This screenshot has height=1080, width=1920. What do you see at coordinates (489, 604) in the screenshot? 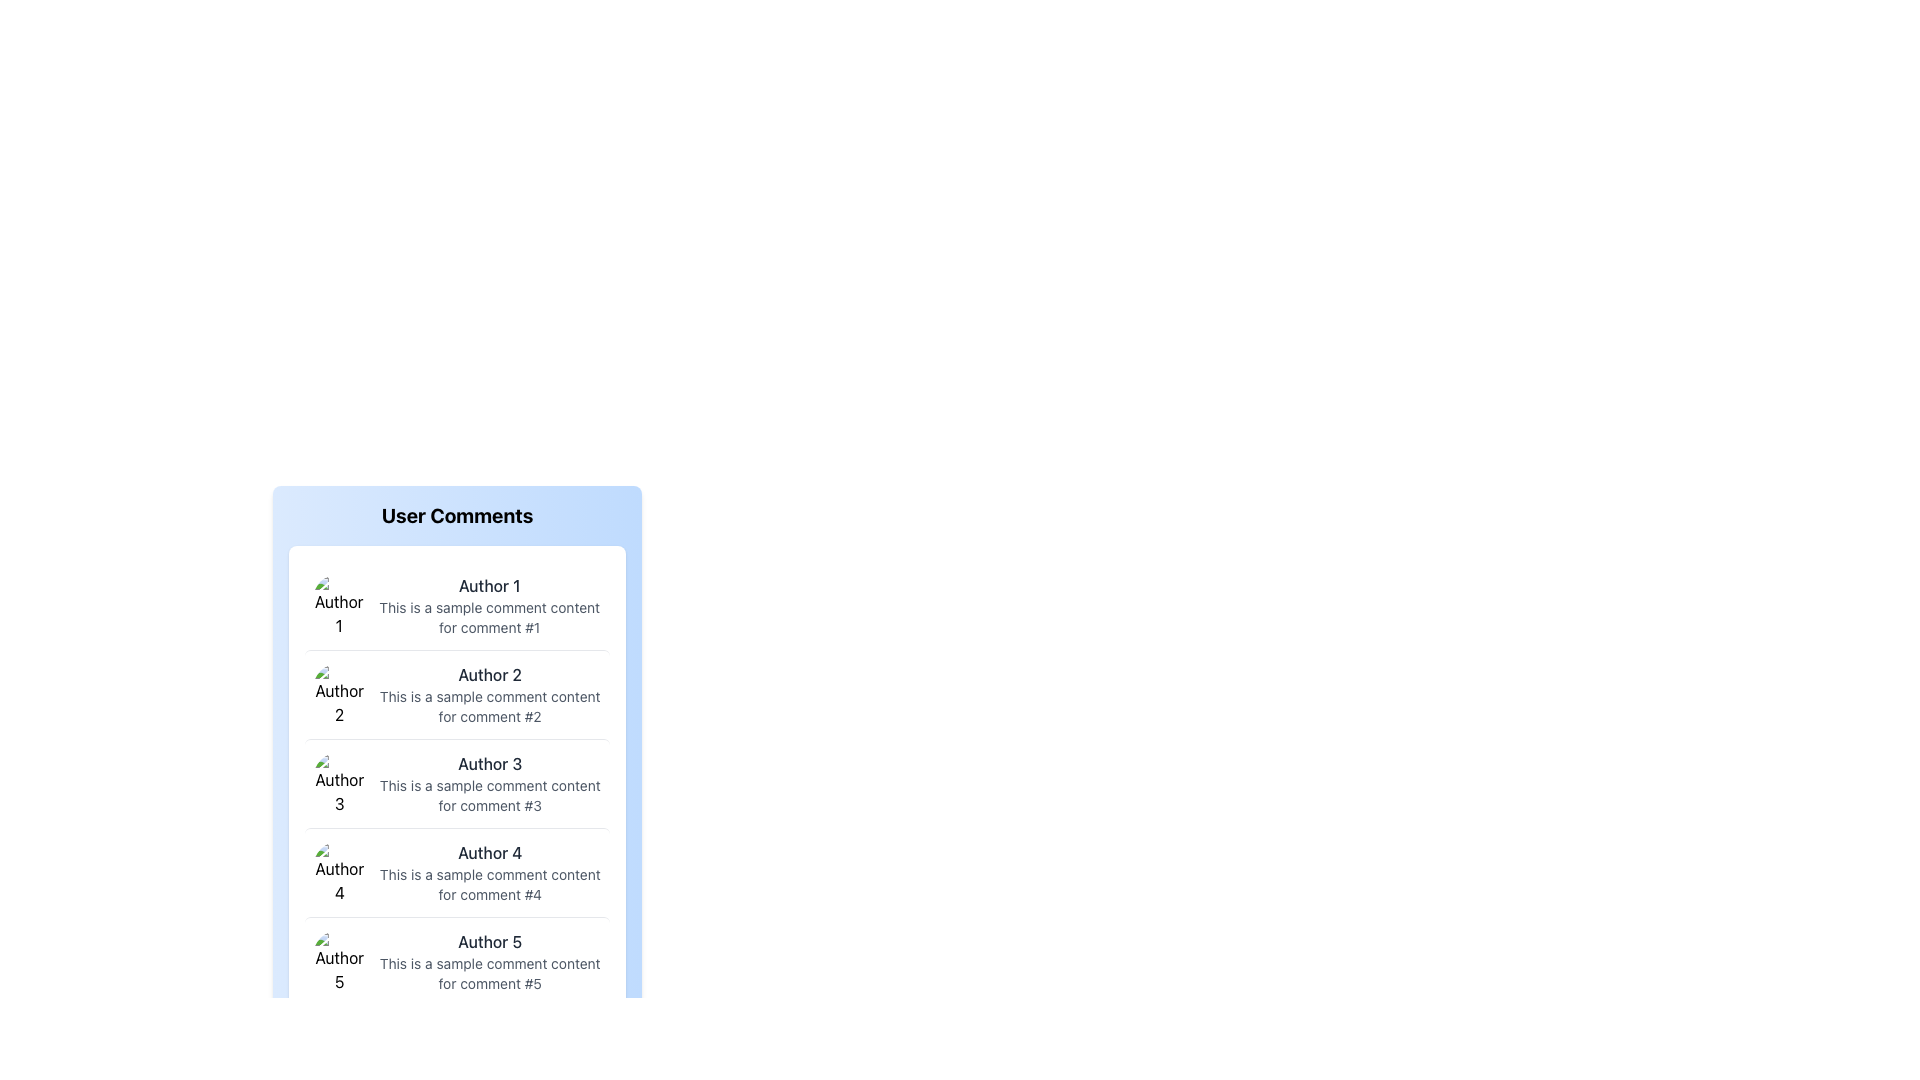
I see `the user comment element displaying 'Author 1' and 'This is a sample comment content for comment #1', which is the first comment in the list of user comments` at bounding box center [489, 604].